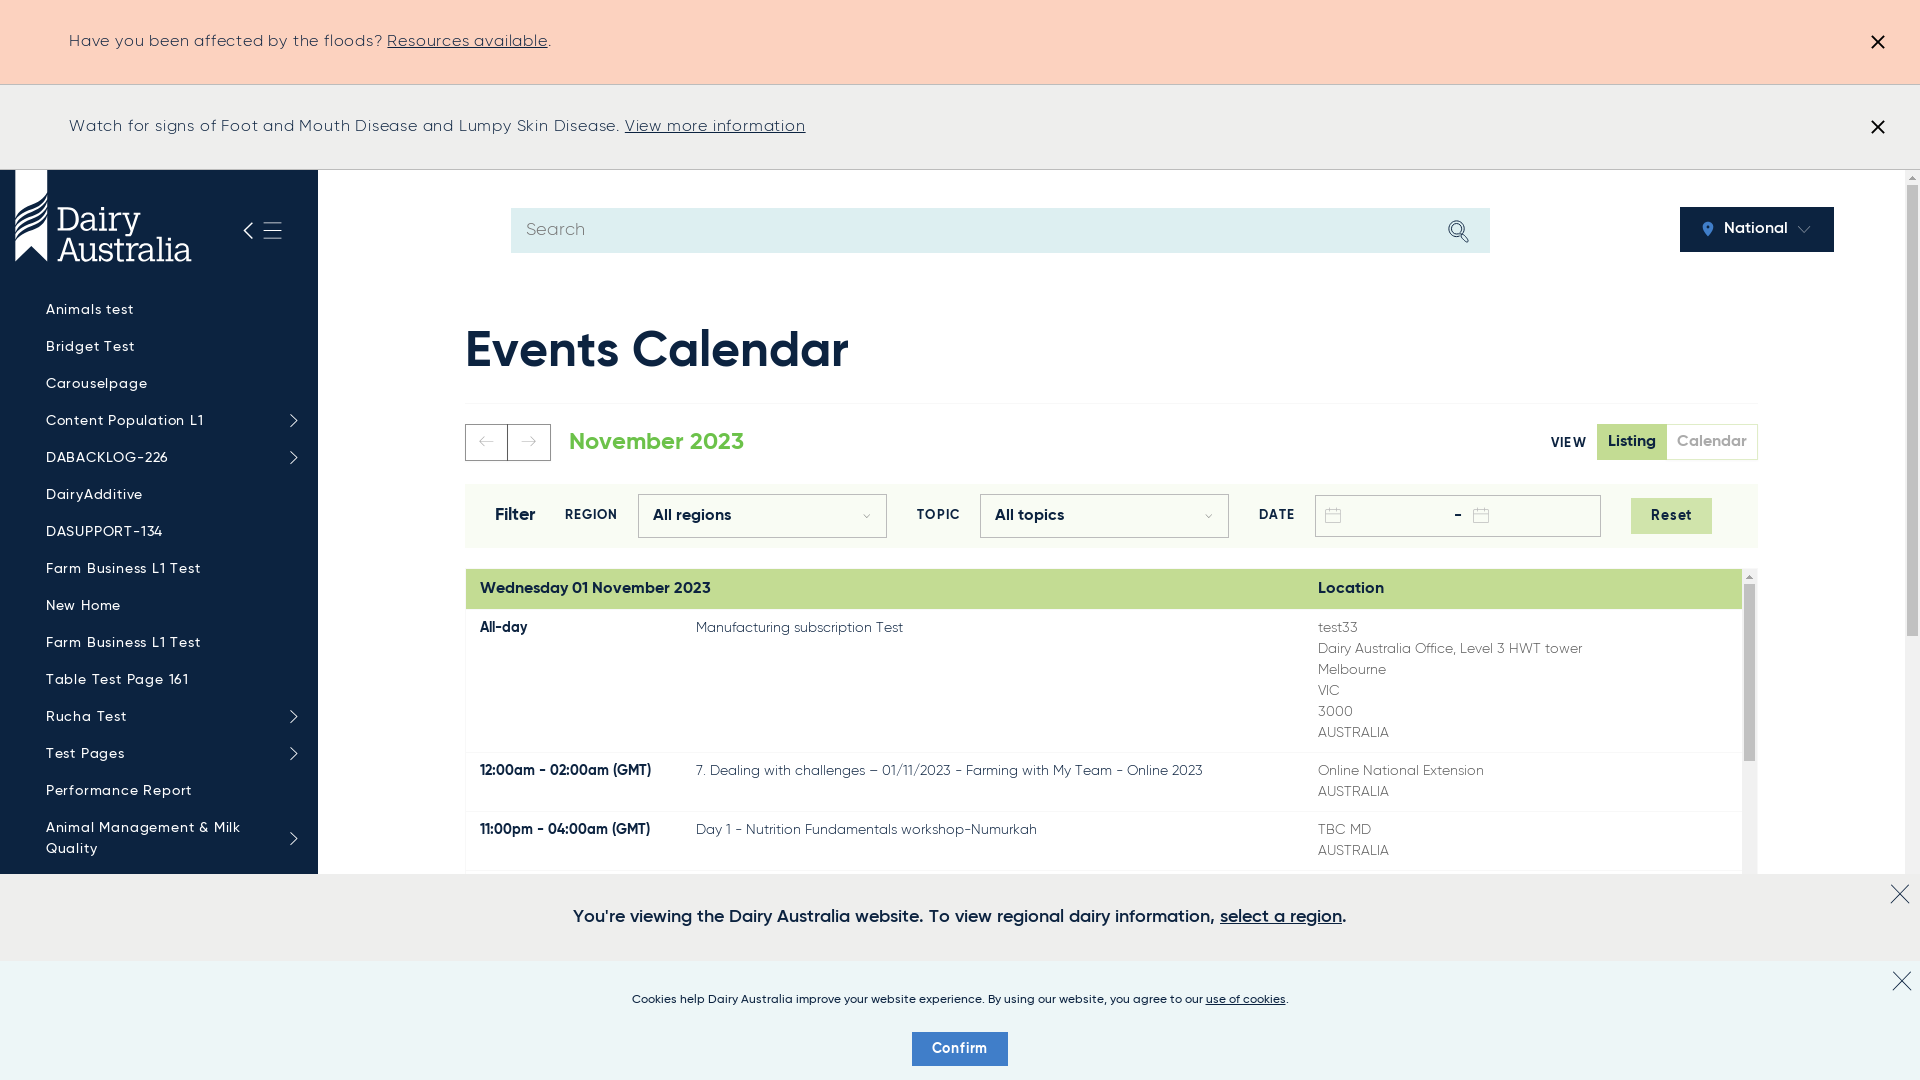  What do you see at coordinates (167, 495) in the screenshot?
I see `'DairyAdditive'` at bounding box center [167, 495].